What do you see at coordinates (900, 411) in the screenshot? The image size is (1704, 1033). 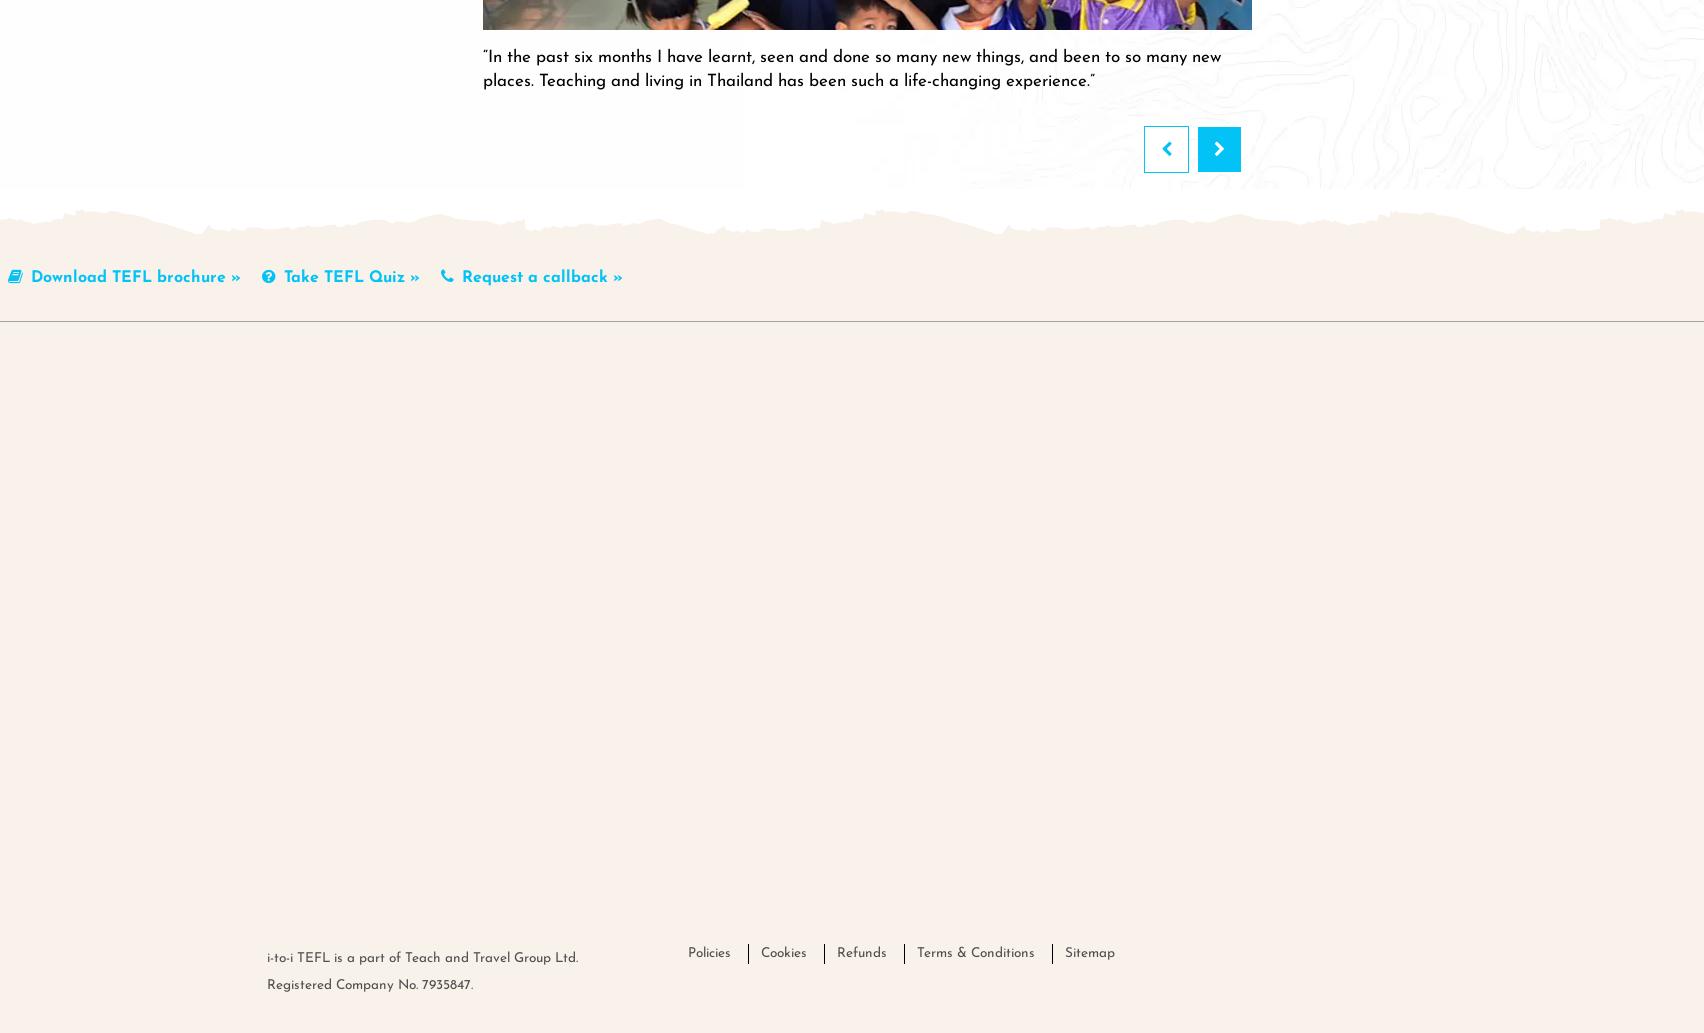 I see `'TEFL Internships'` at bounding box center [900, 411].